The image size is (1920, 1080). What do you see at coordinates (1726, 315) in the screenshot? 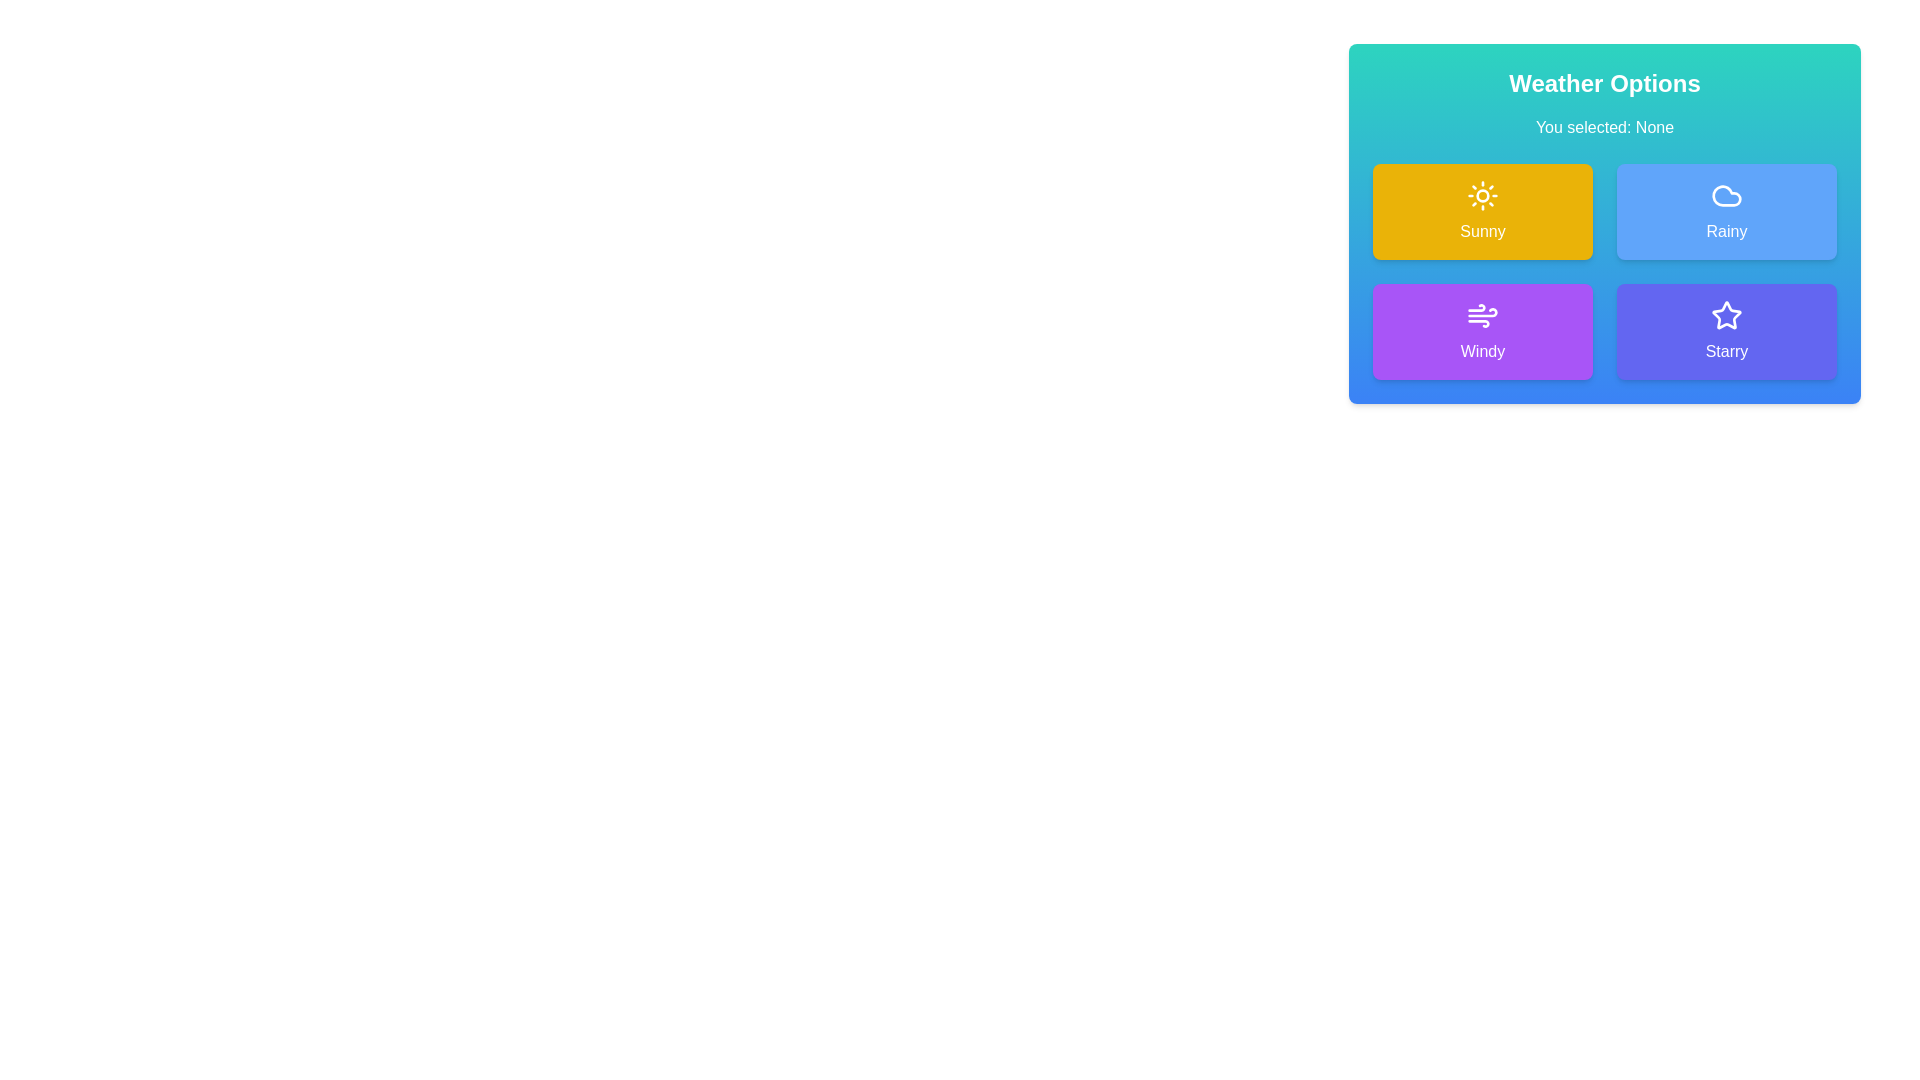
I see `the star-shaped icon, which is part of the 'Starry' button located in the bottom-right corner of the grid layout containing weather options` at bounding box center [1726, 315].